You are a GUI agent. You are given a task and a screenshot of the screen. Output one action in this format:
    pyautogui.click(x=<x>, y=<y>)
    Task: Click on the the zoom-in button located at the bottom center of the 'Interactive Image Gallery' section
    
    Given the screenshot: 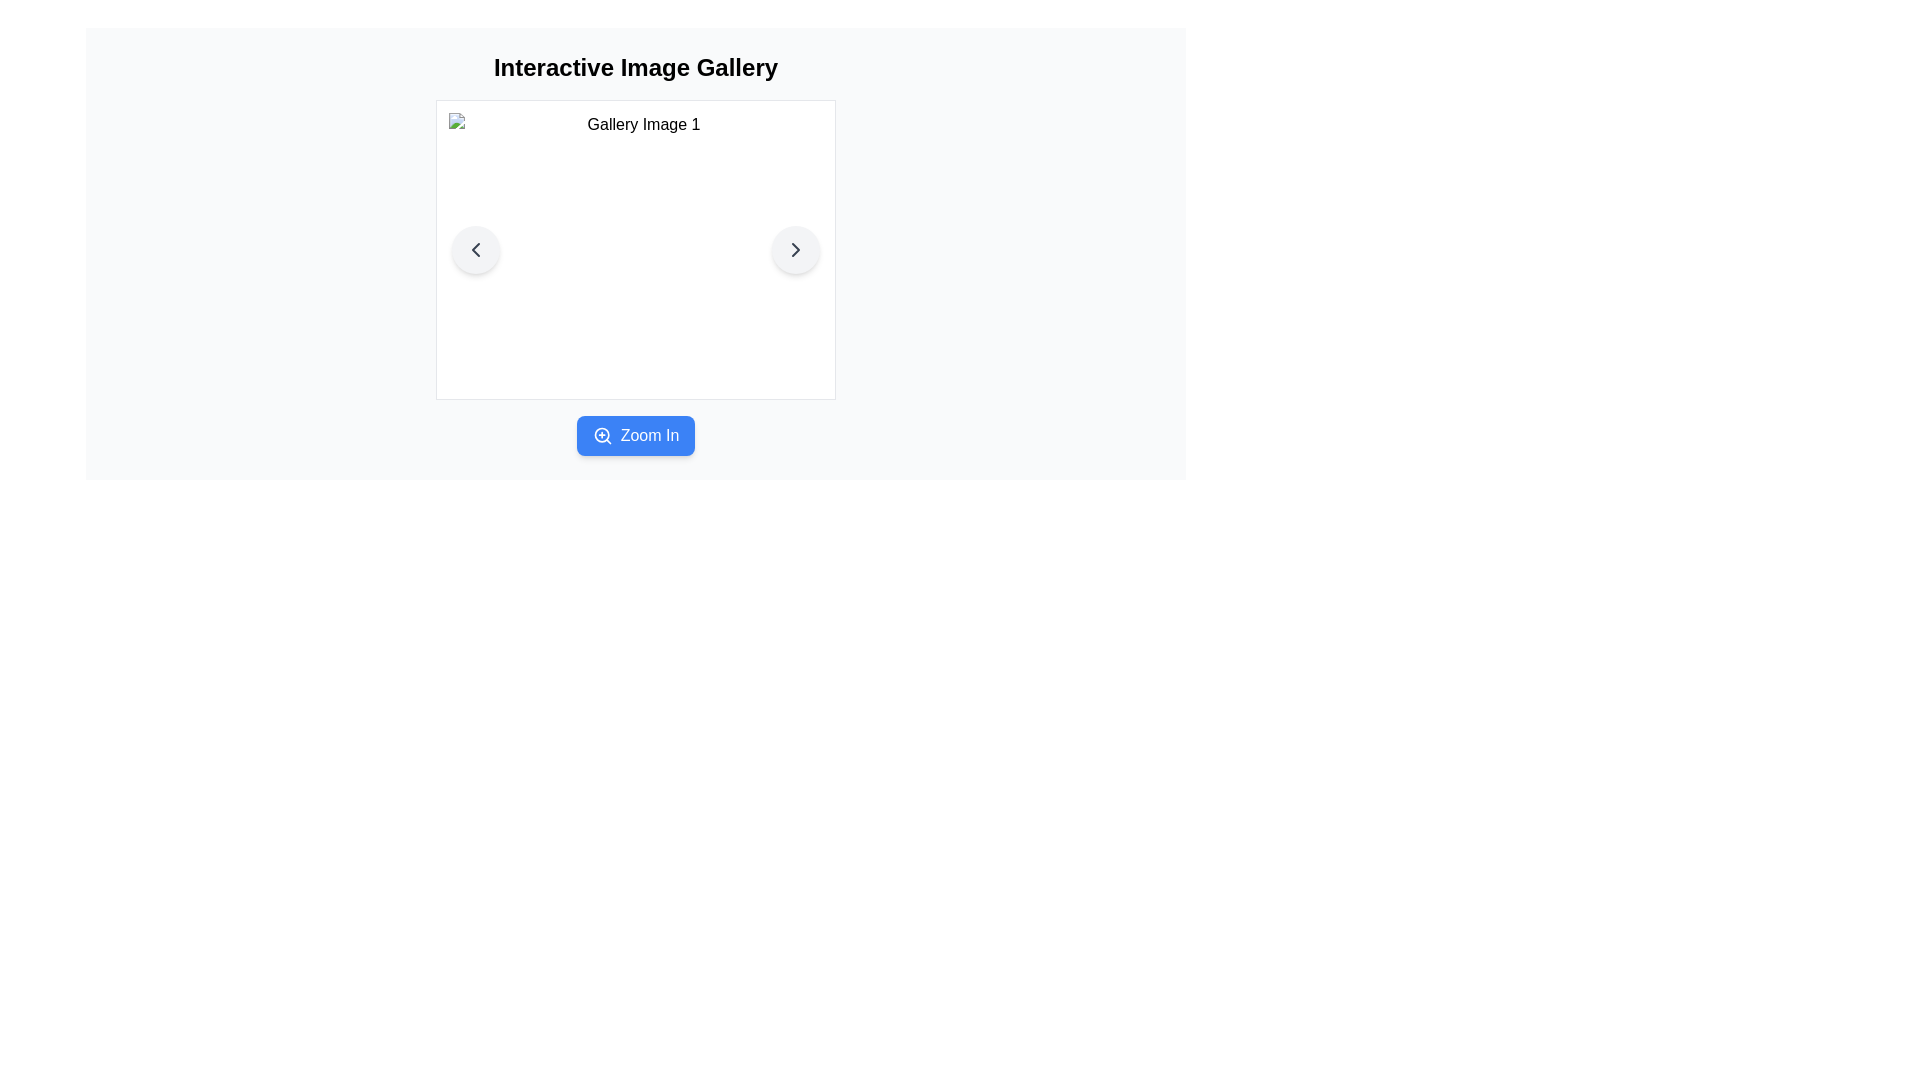 What is the action you would take?
    pyautogui.click(x=634, y=434)
    